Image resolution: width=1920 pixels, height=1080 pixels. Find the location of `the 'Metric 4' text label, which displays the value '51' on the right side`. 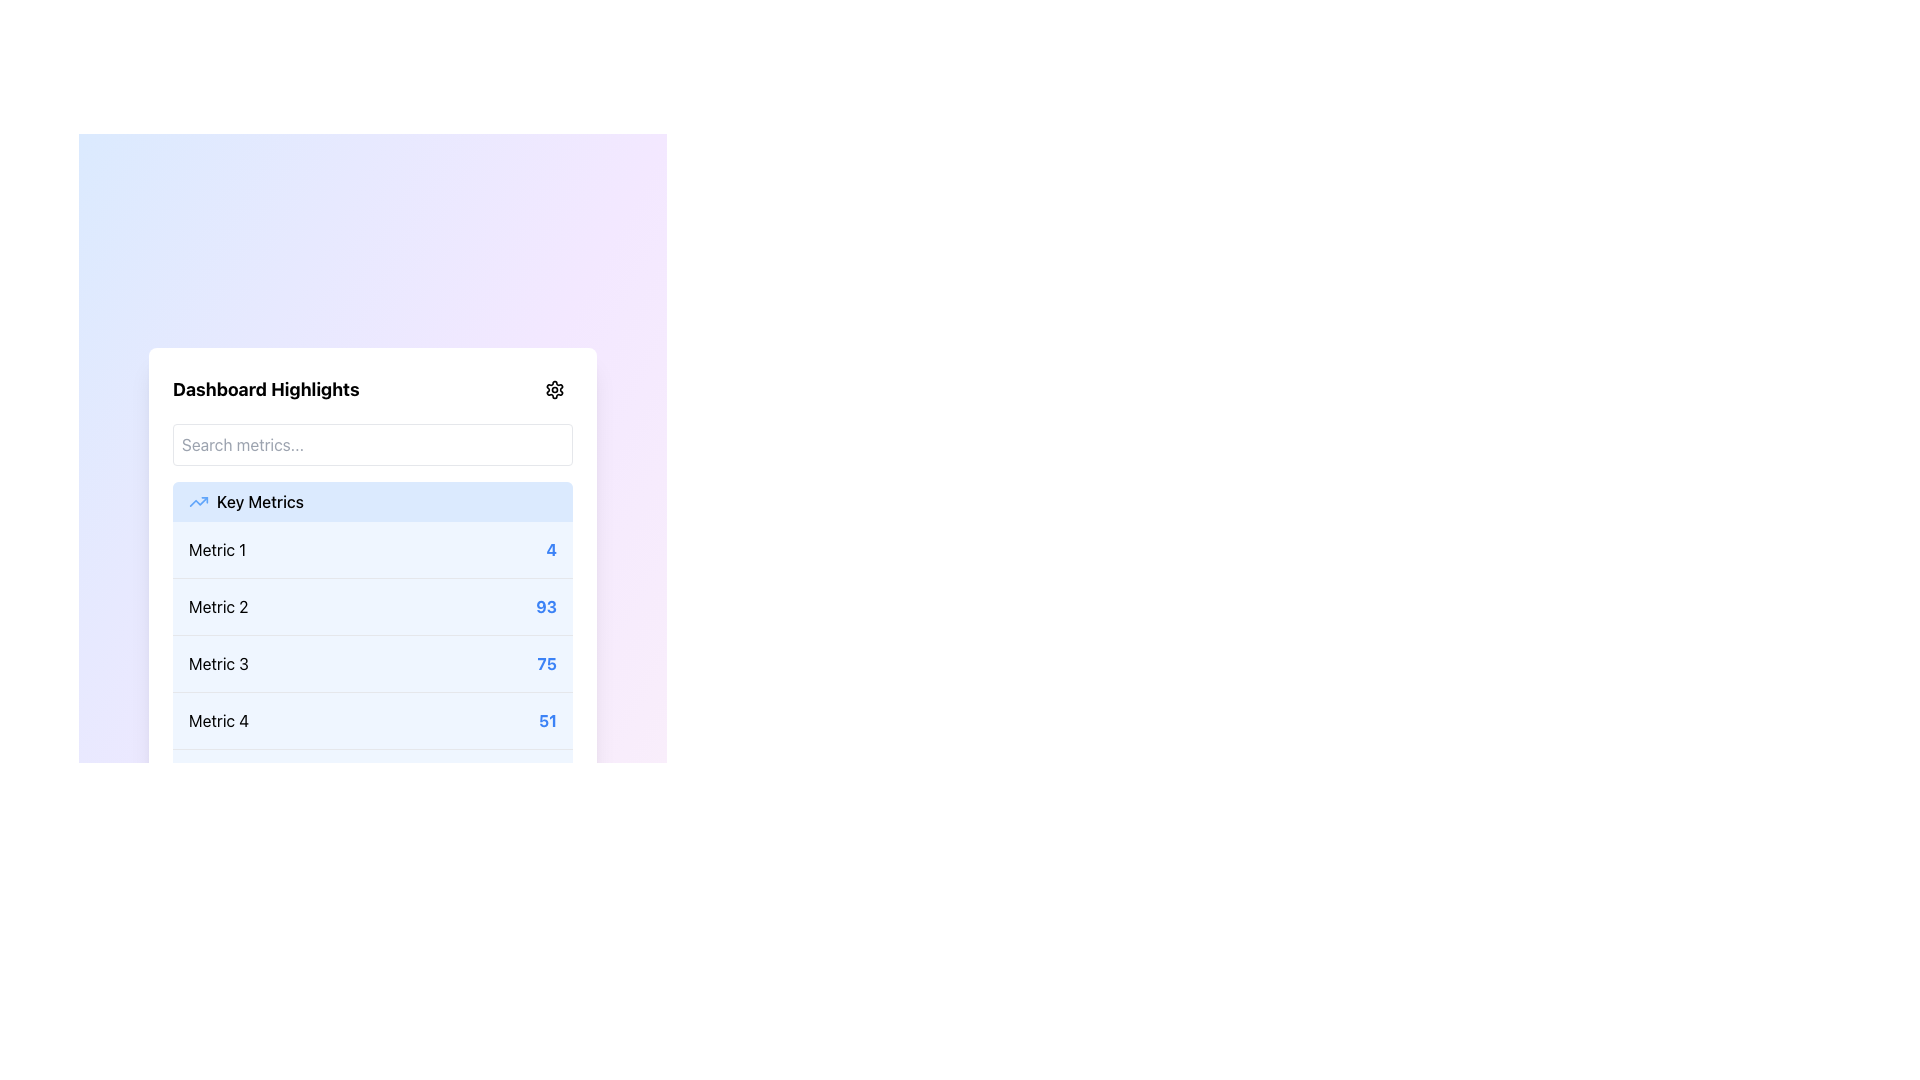

the 'Metric 4' text label, which displays the value '51' on the right side is located at coordinates (219, 721).